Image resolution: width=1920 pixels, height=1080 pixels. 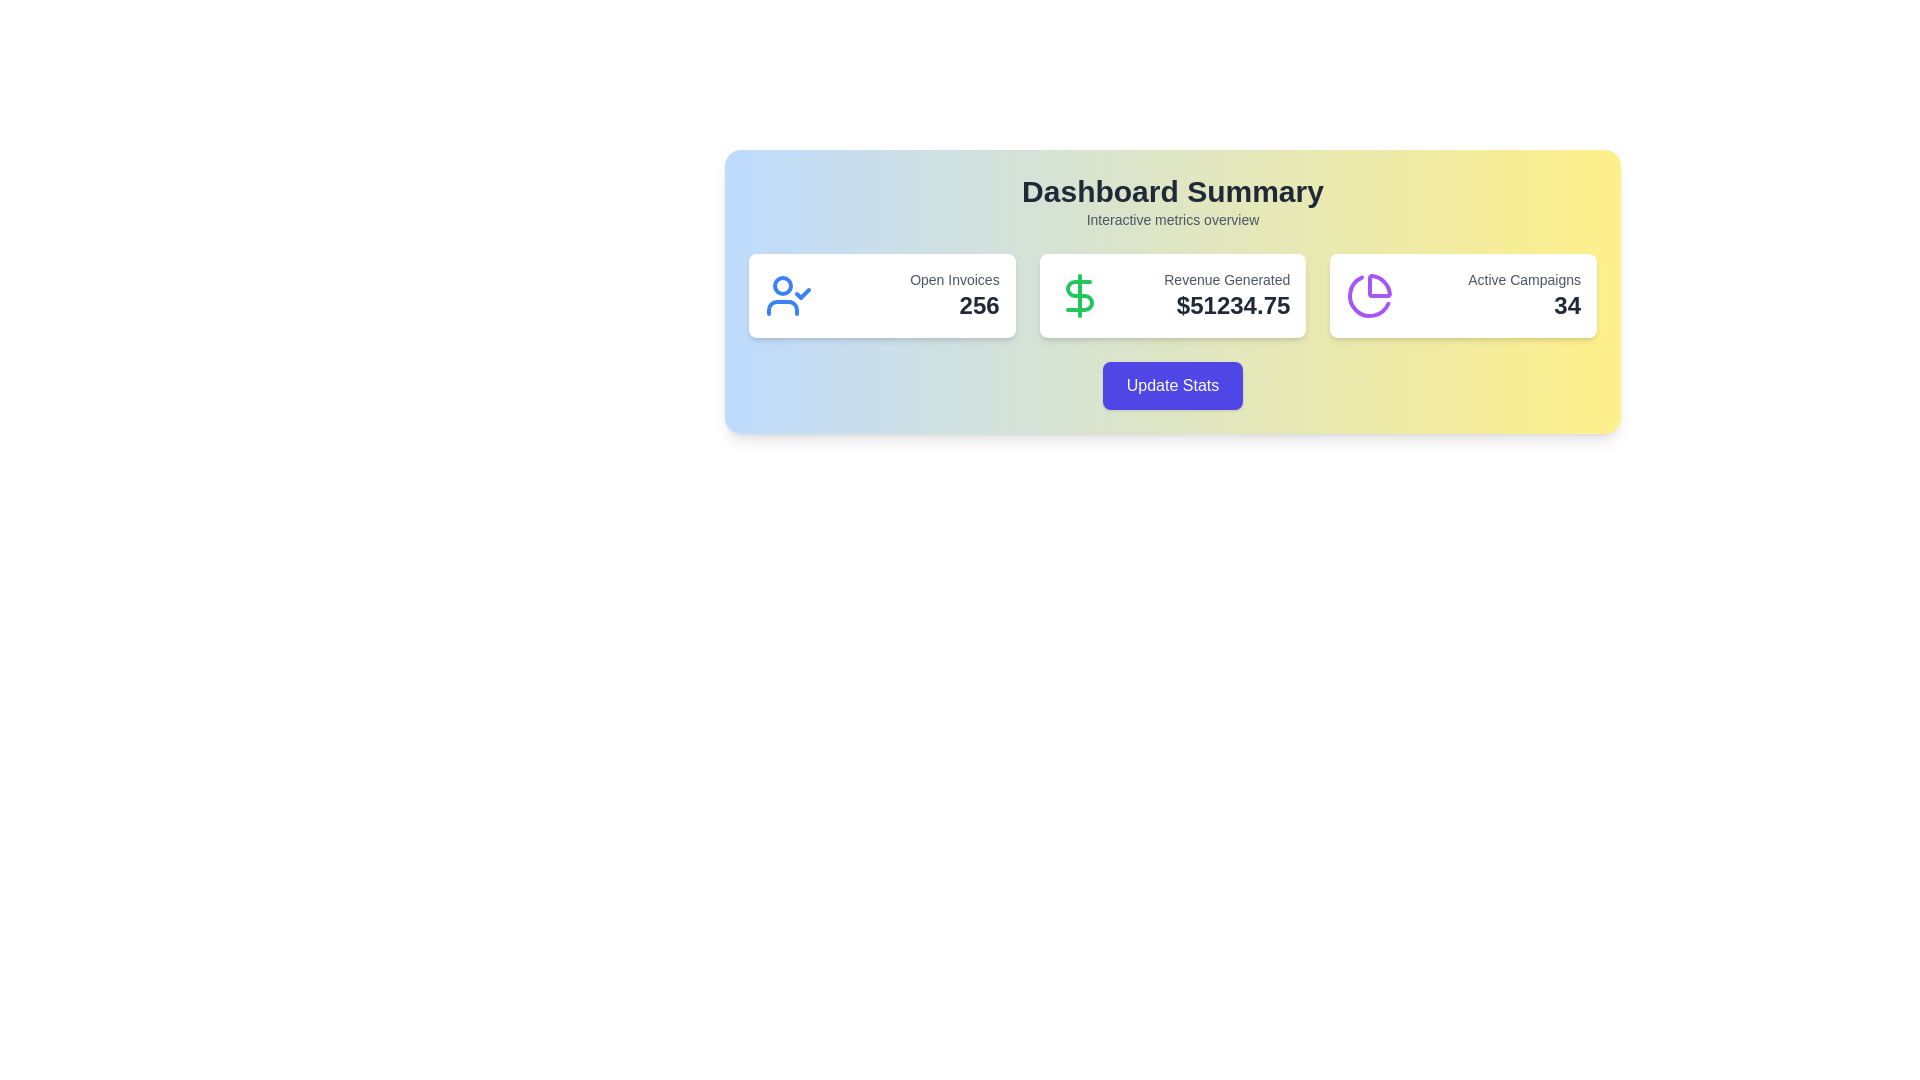 What do you see at coordinates (1523, 296) in the screenshot?
I see `the 'Active Campaigns' text display showing the count of active campaigns, which is located in the top-right section of the rightmost card on the dashboard` at bounding box center [1523, 296].